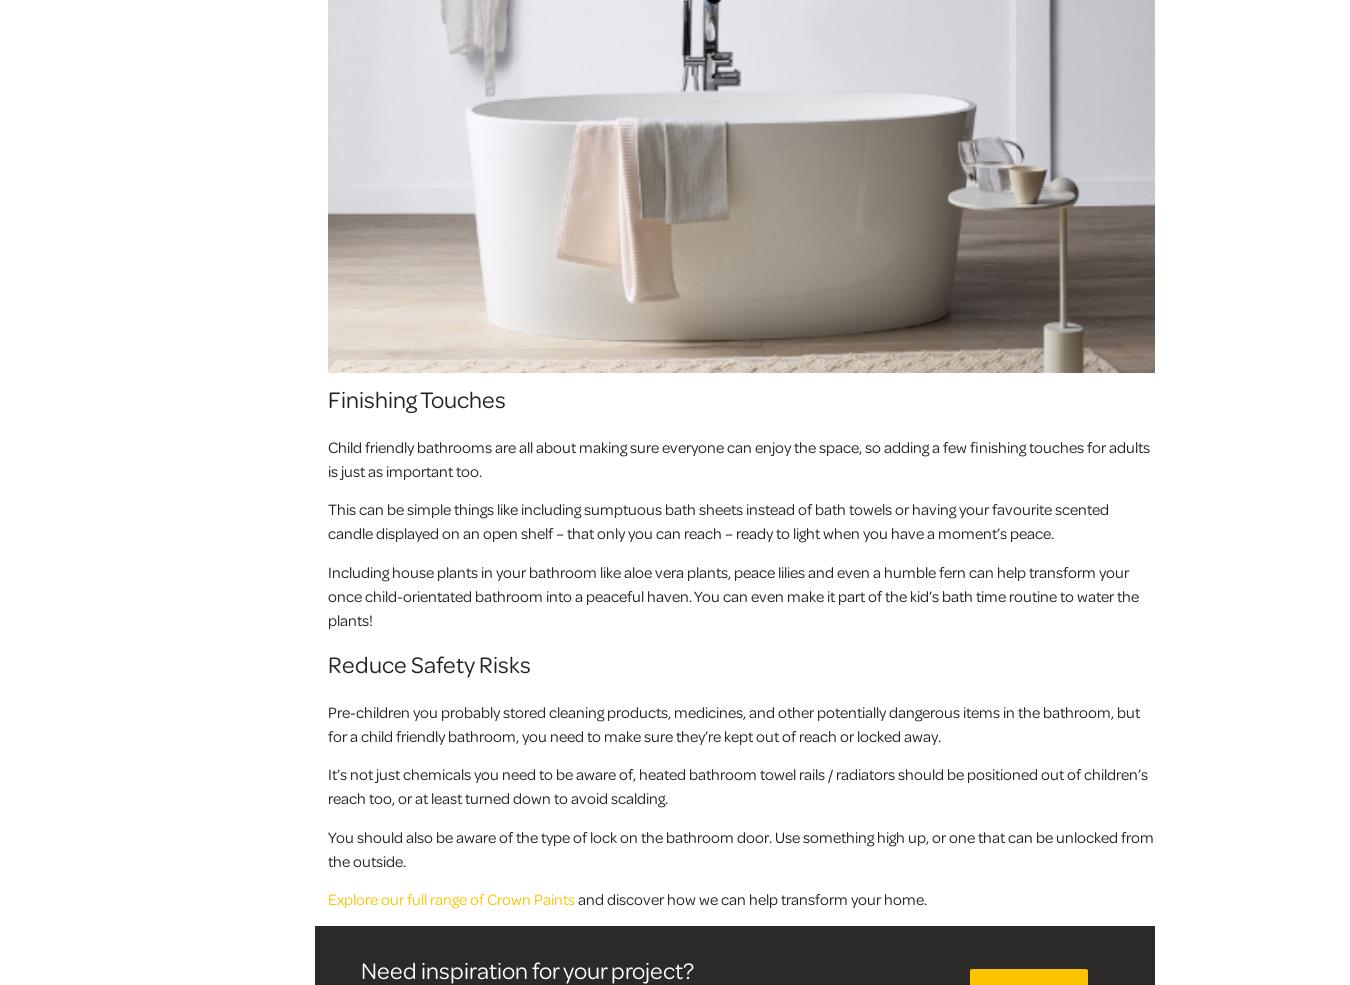  I want to click on 'Pre-children you probably stored cleaning products, medicines, and other potentially dangerous items in the bathroom, but for a child friendly bathroom, you need to make sure they’re kept out of reach or locked away.', so click(732, 722).